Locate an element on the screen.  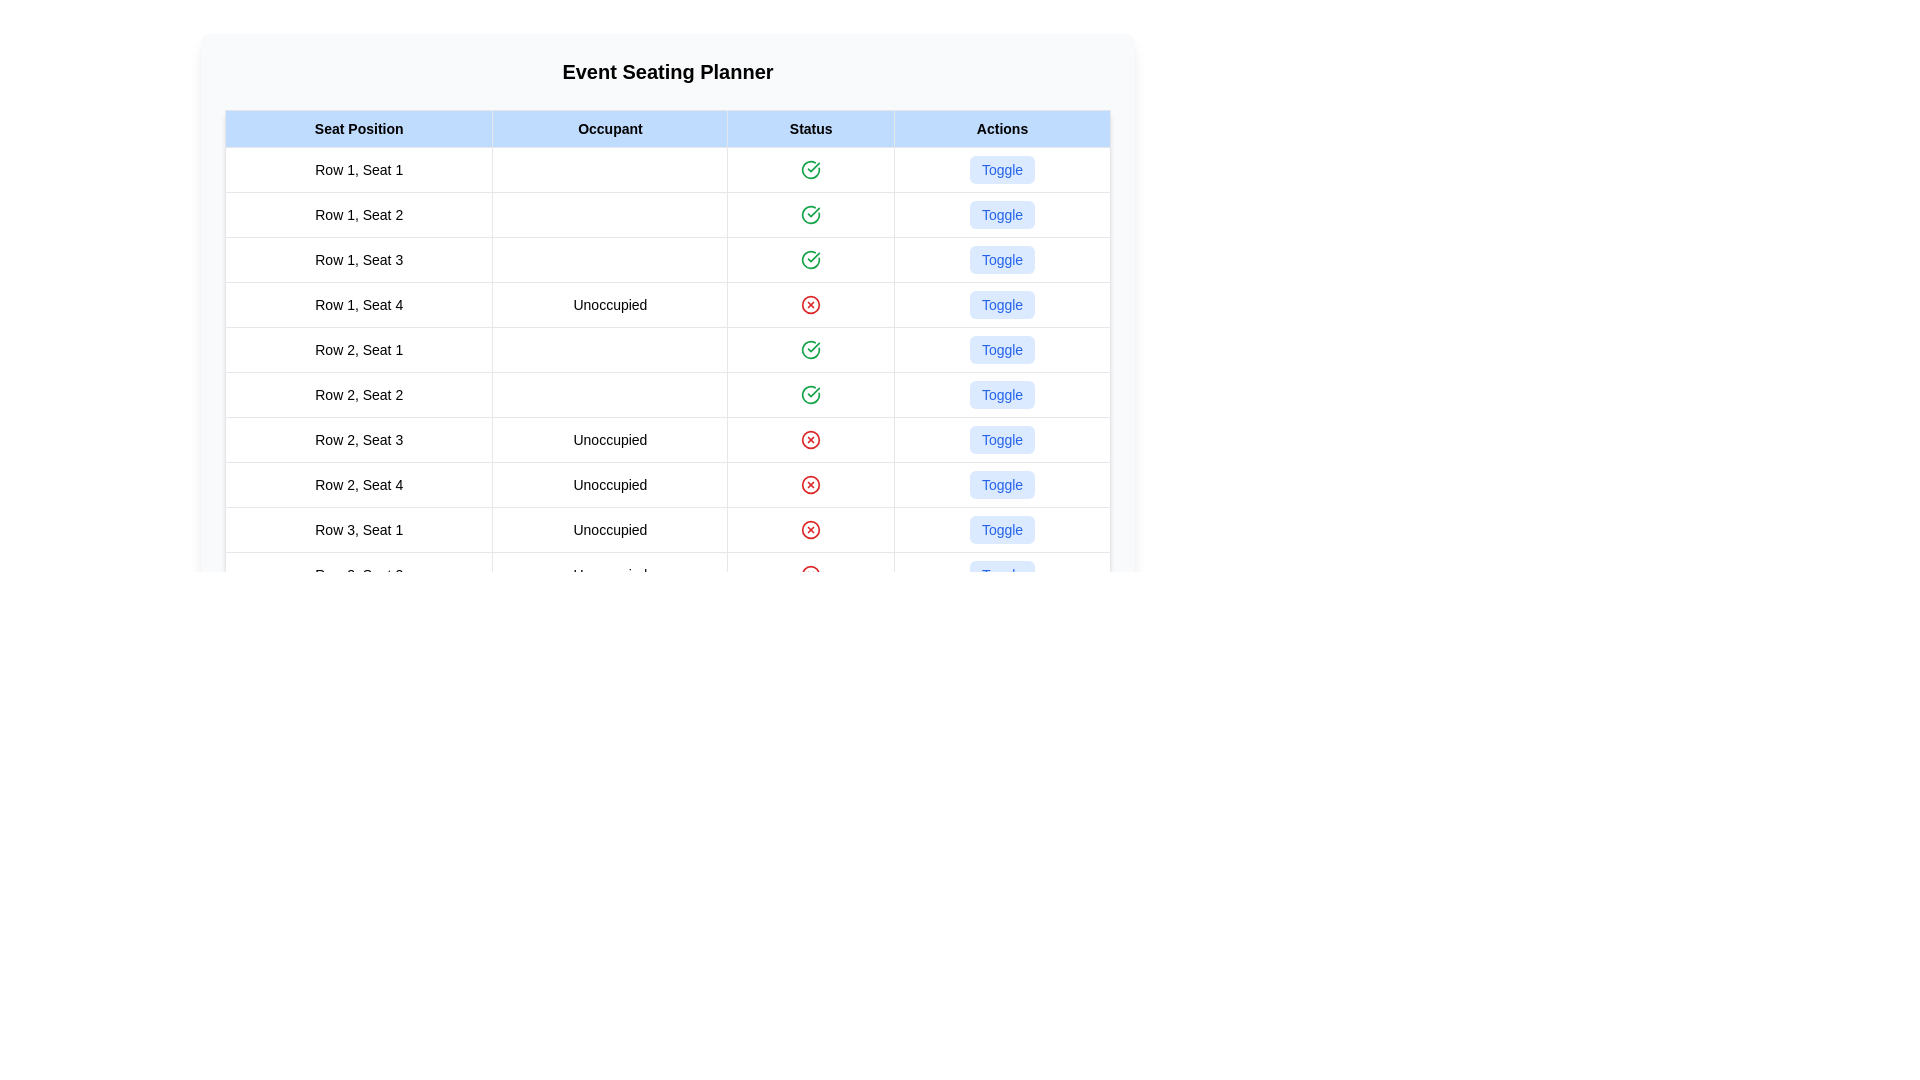
the static text label displaying 'Unoccupied' in the 'Occupant' column of the table for 'Row 1, Seat 4' is located at coordinates (609, 304).